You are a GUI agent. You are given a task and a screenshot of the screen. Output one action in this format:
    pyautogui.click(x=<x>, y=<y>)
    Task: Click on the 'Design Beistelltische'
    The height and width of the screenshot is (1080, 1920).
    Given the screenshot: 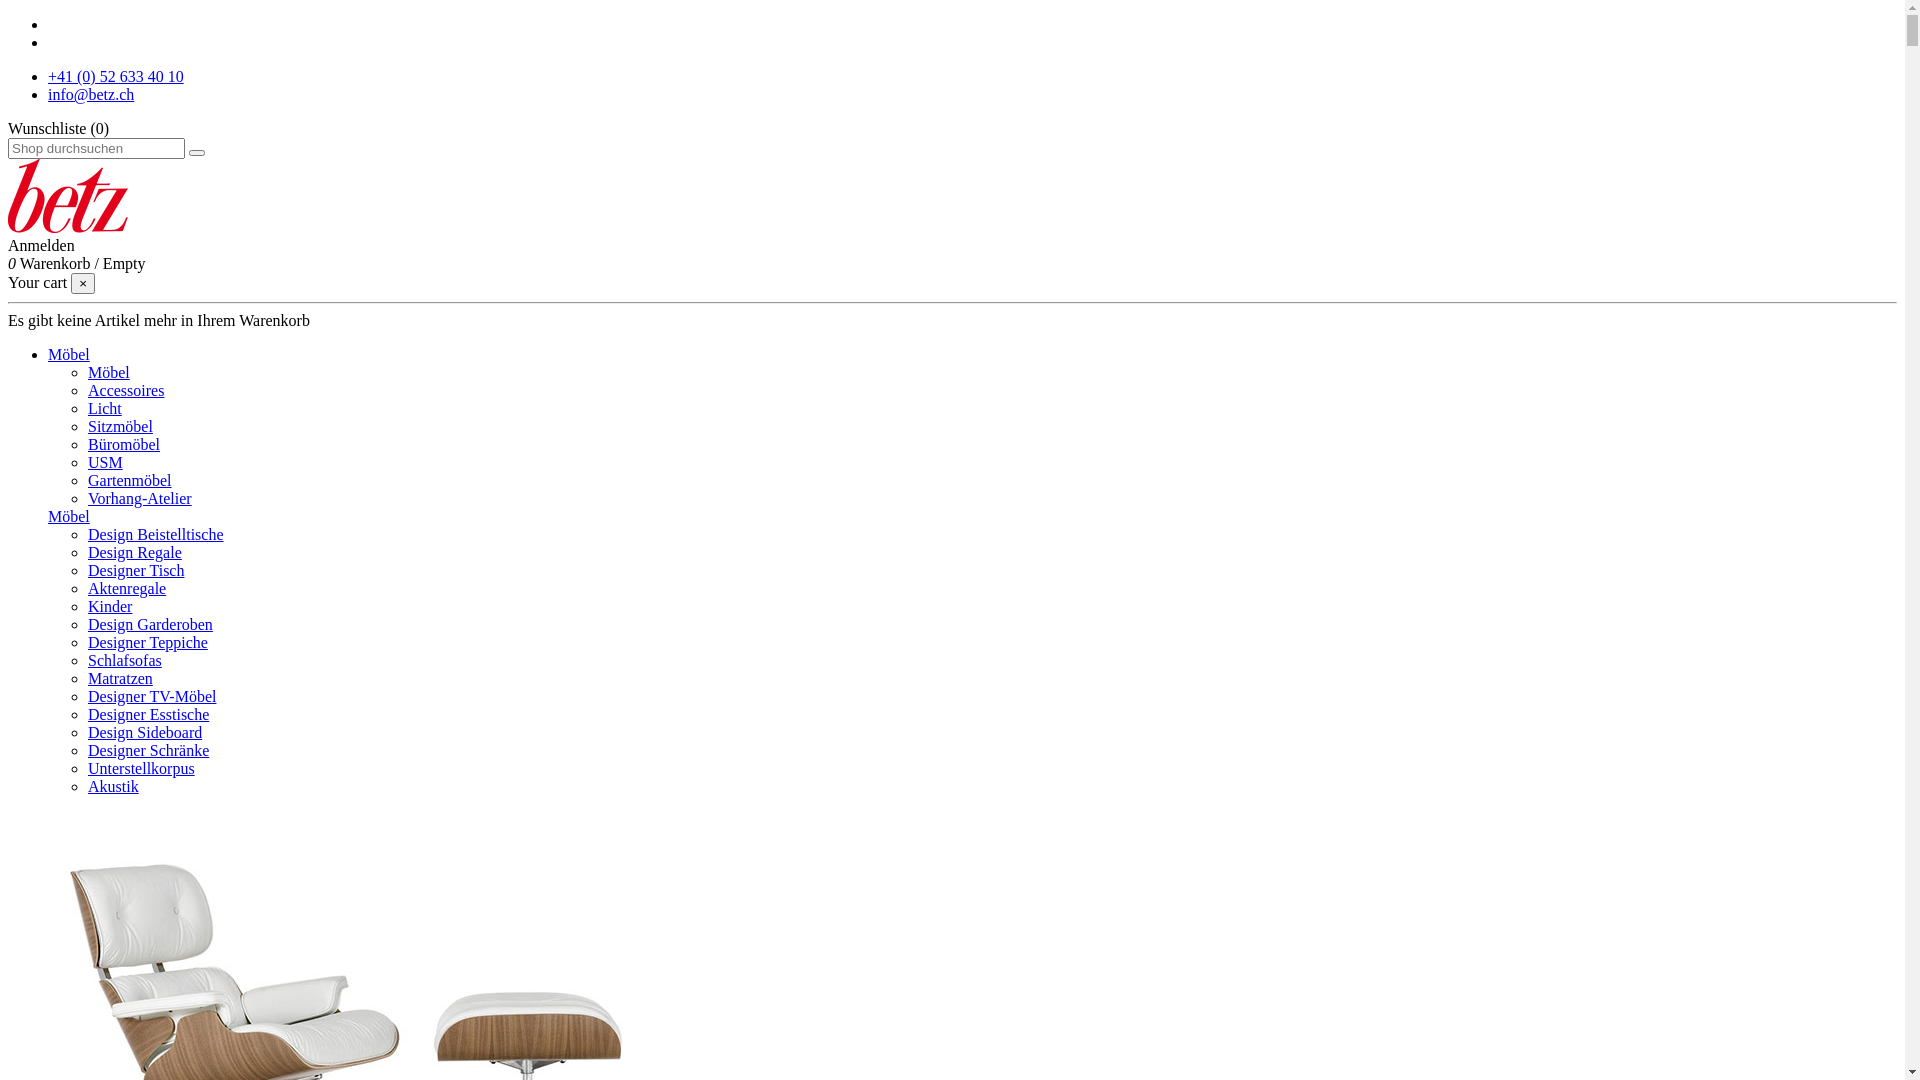 What is the action you would take?
    pyautogui.click(x=155, y=533)
    